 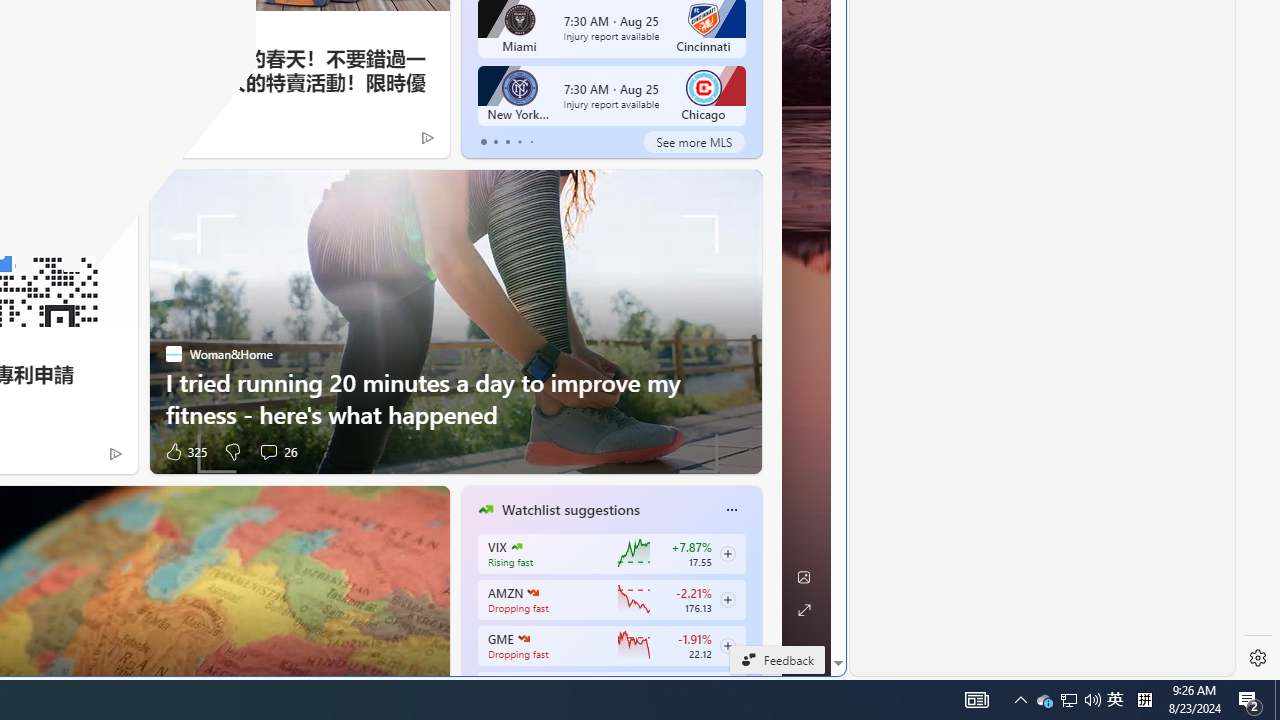 What do you see at coordinates (523, 639) in the screenshot?
I see `'GAMESTOP CORP.'` at bounding box center [523, 639].